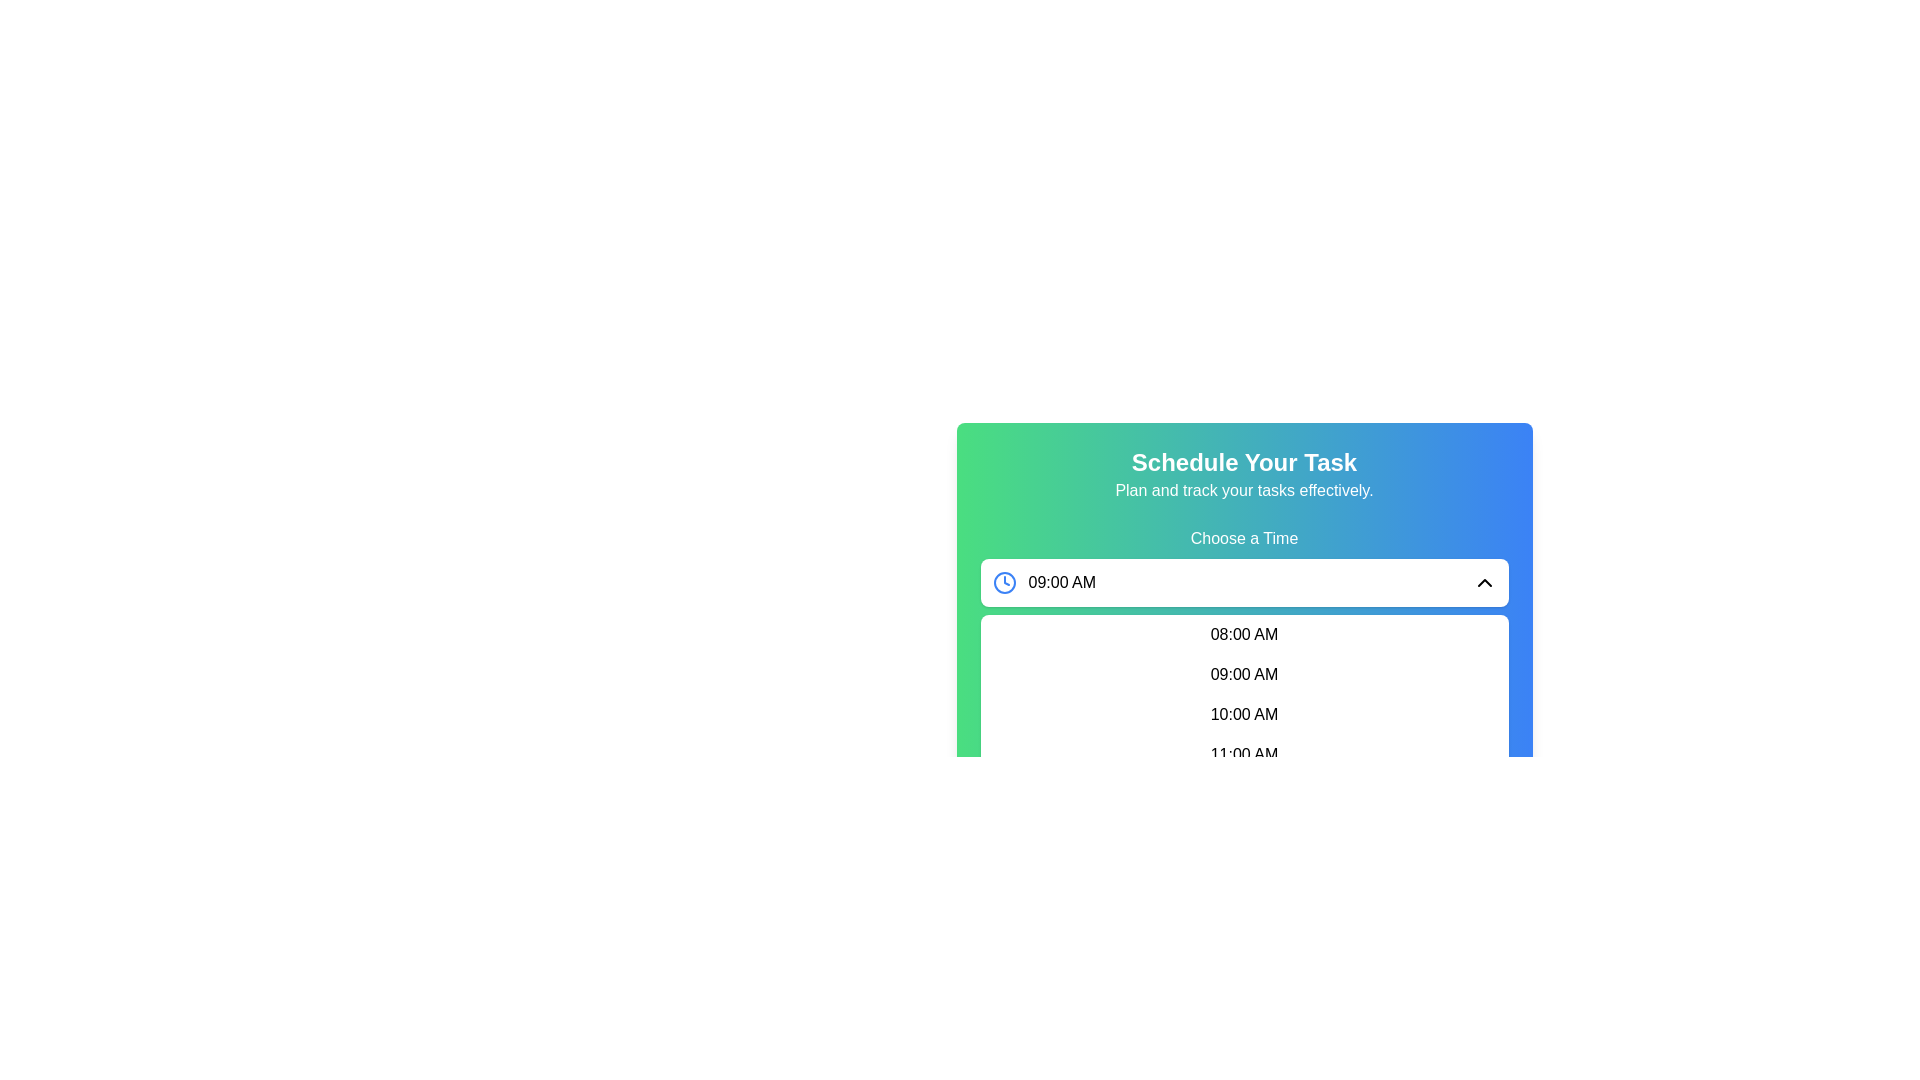 This screenshot has width=1920, height=1080. I want to click on the Dropdown button located below the 'Choose a Time' heading using the keyboard, so click(1243, 582).